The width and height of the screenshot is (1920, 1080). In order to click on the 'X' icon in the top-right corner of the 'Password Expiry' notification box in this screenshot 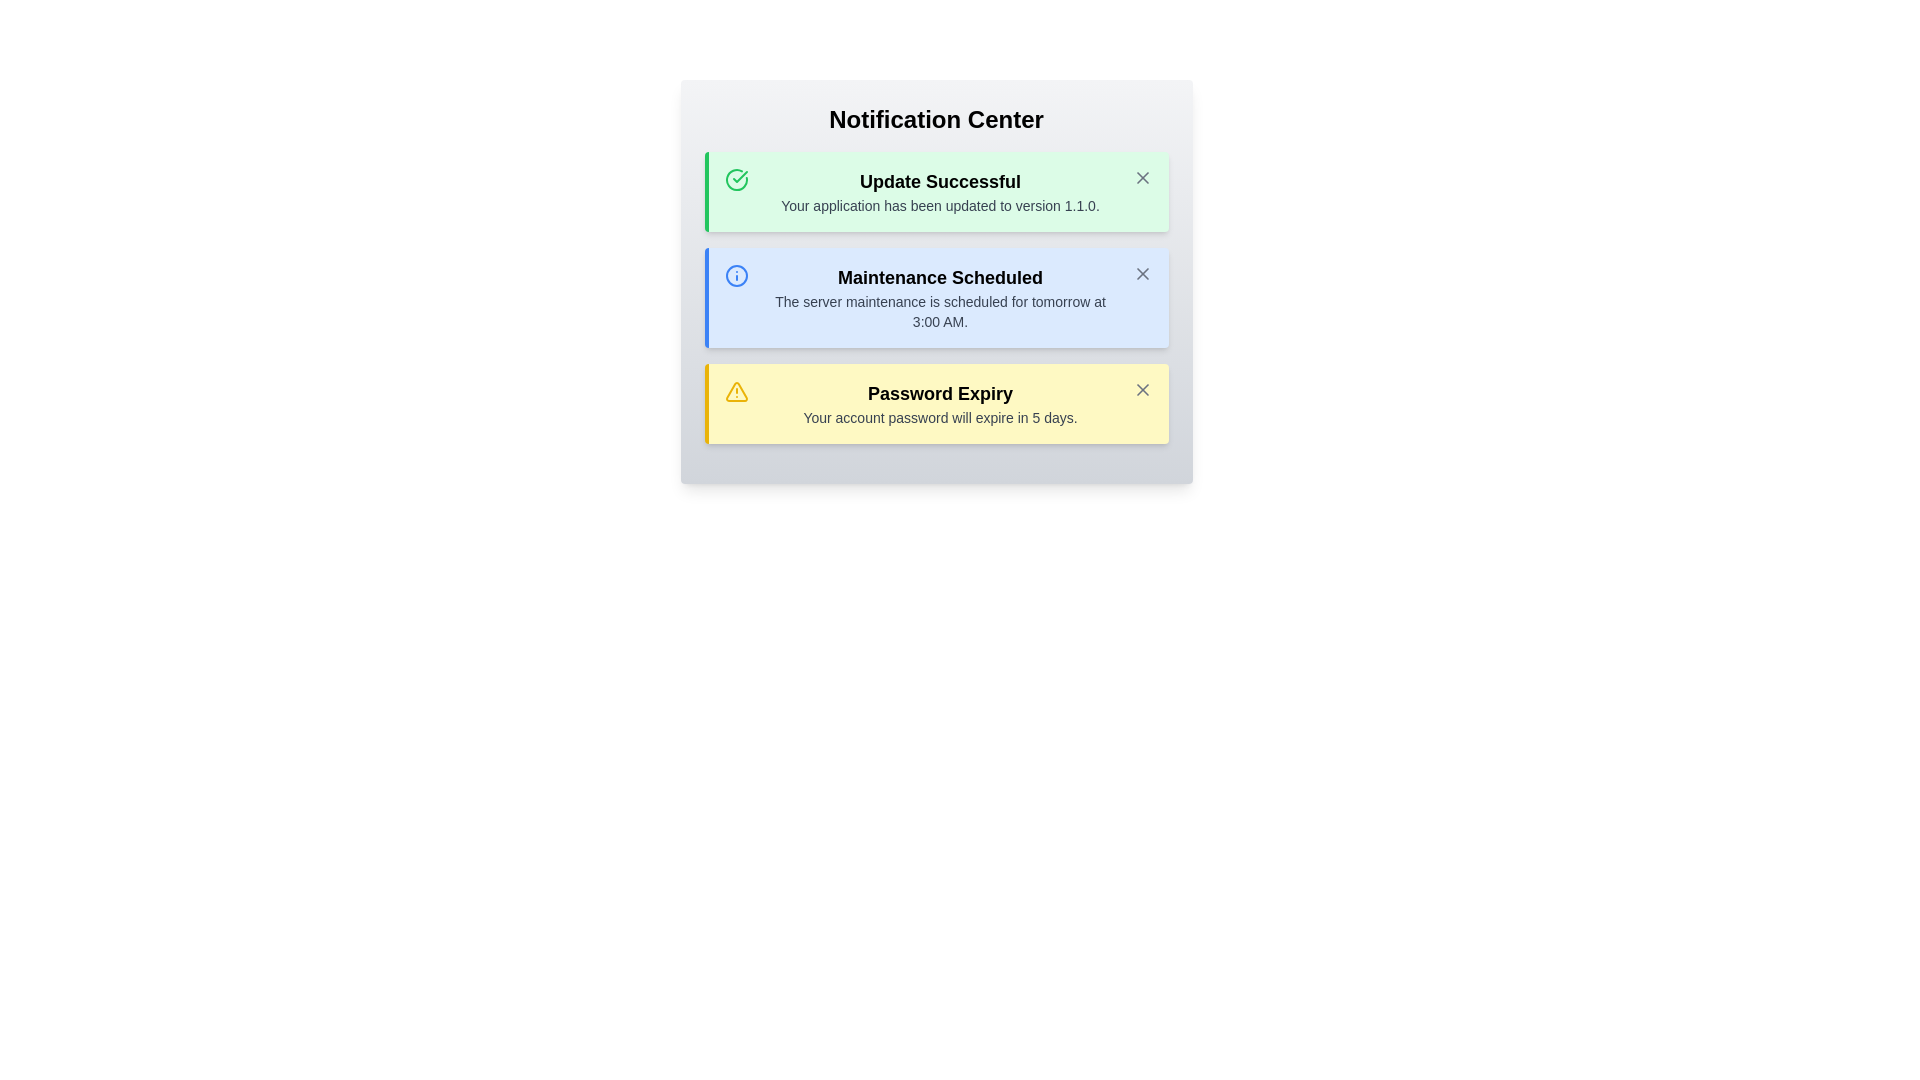, I will do `click(1142, 389)`.